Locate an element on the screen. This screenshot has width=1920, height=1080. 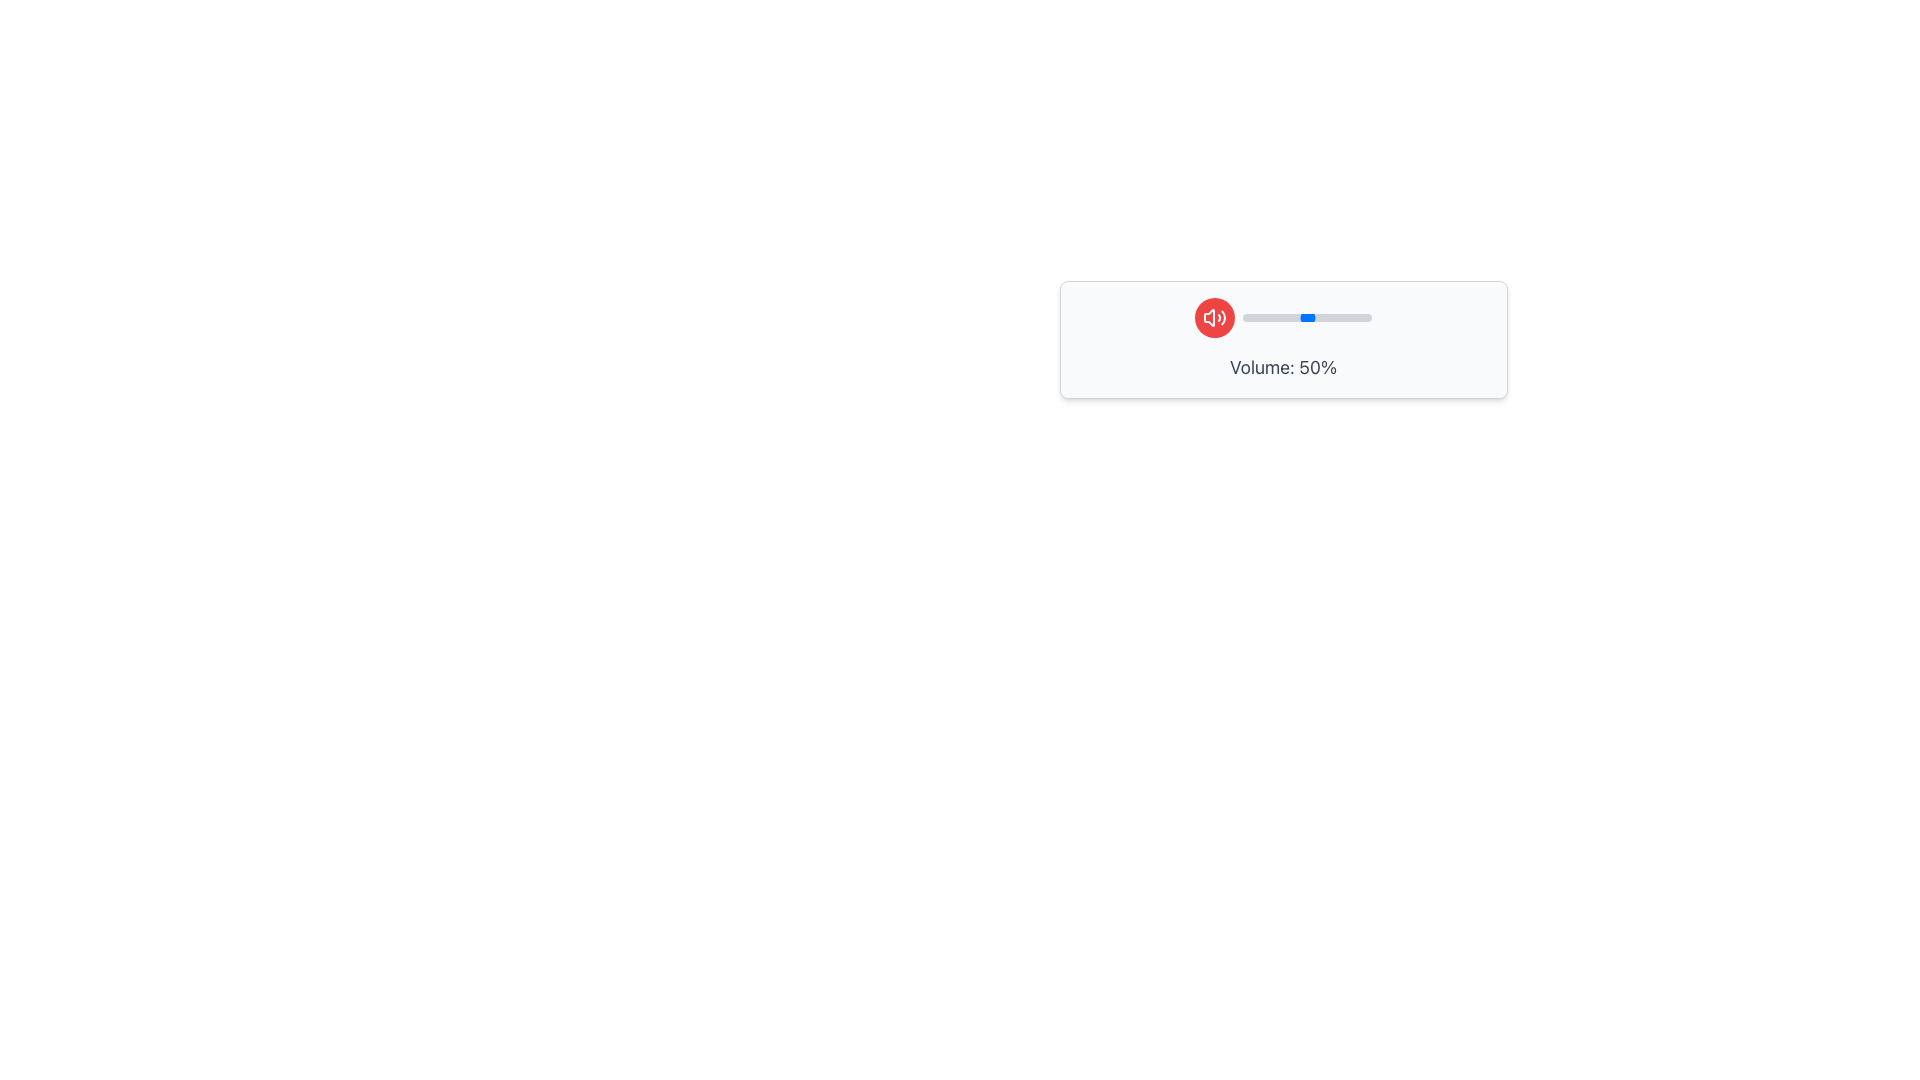
the volume control slider located to the left of the text 'Volume: 50%' is located at coordinates (1283, 316).